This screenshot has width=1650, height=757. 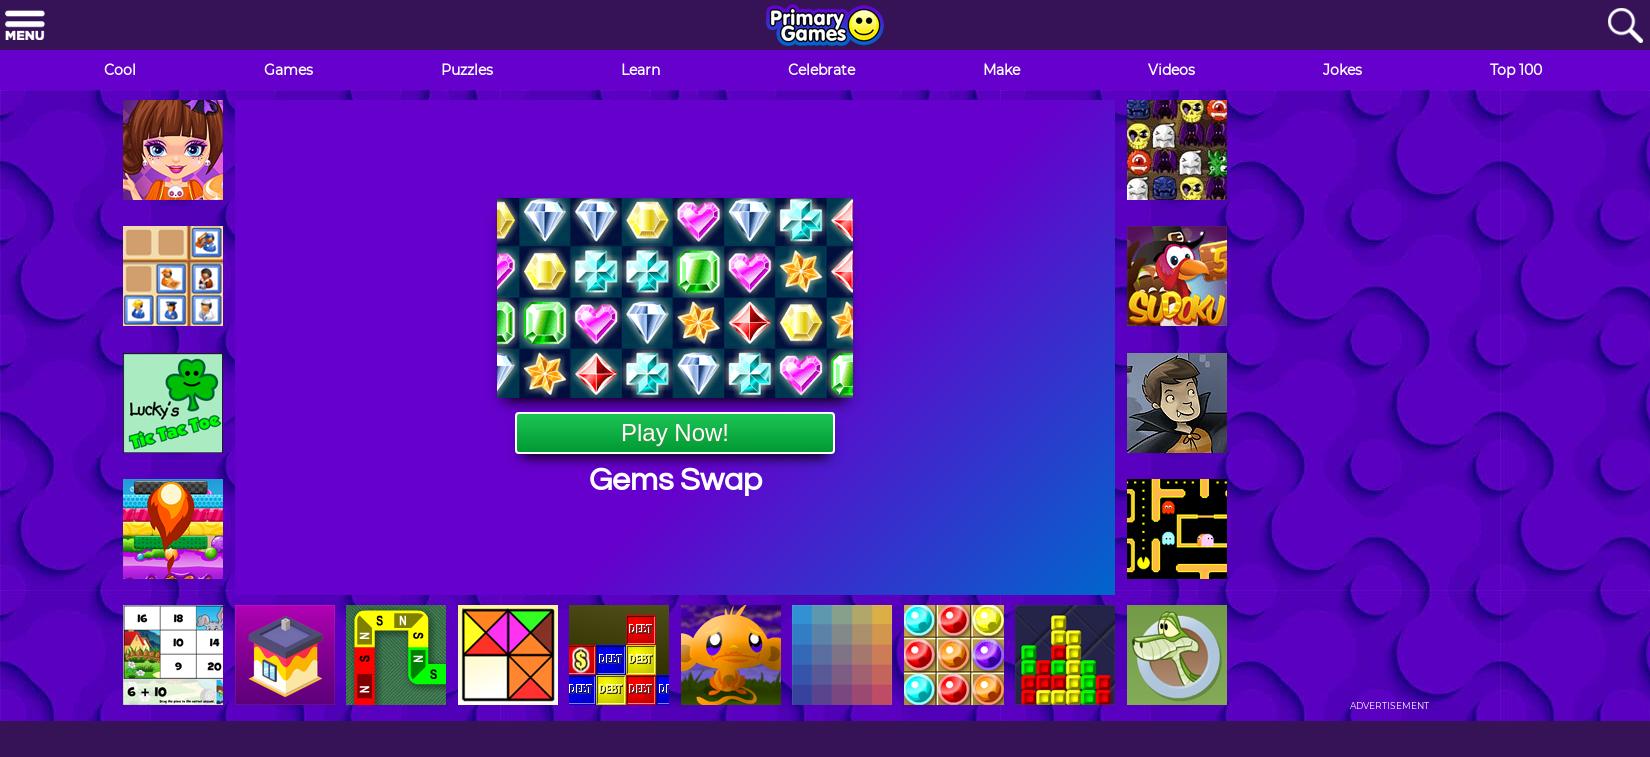 I want to click on 'Gems Swap', so click(x=673, y=480).